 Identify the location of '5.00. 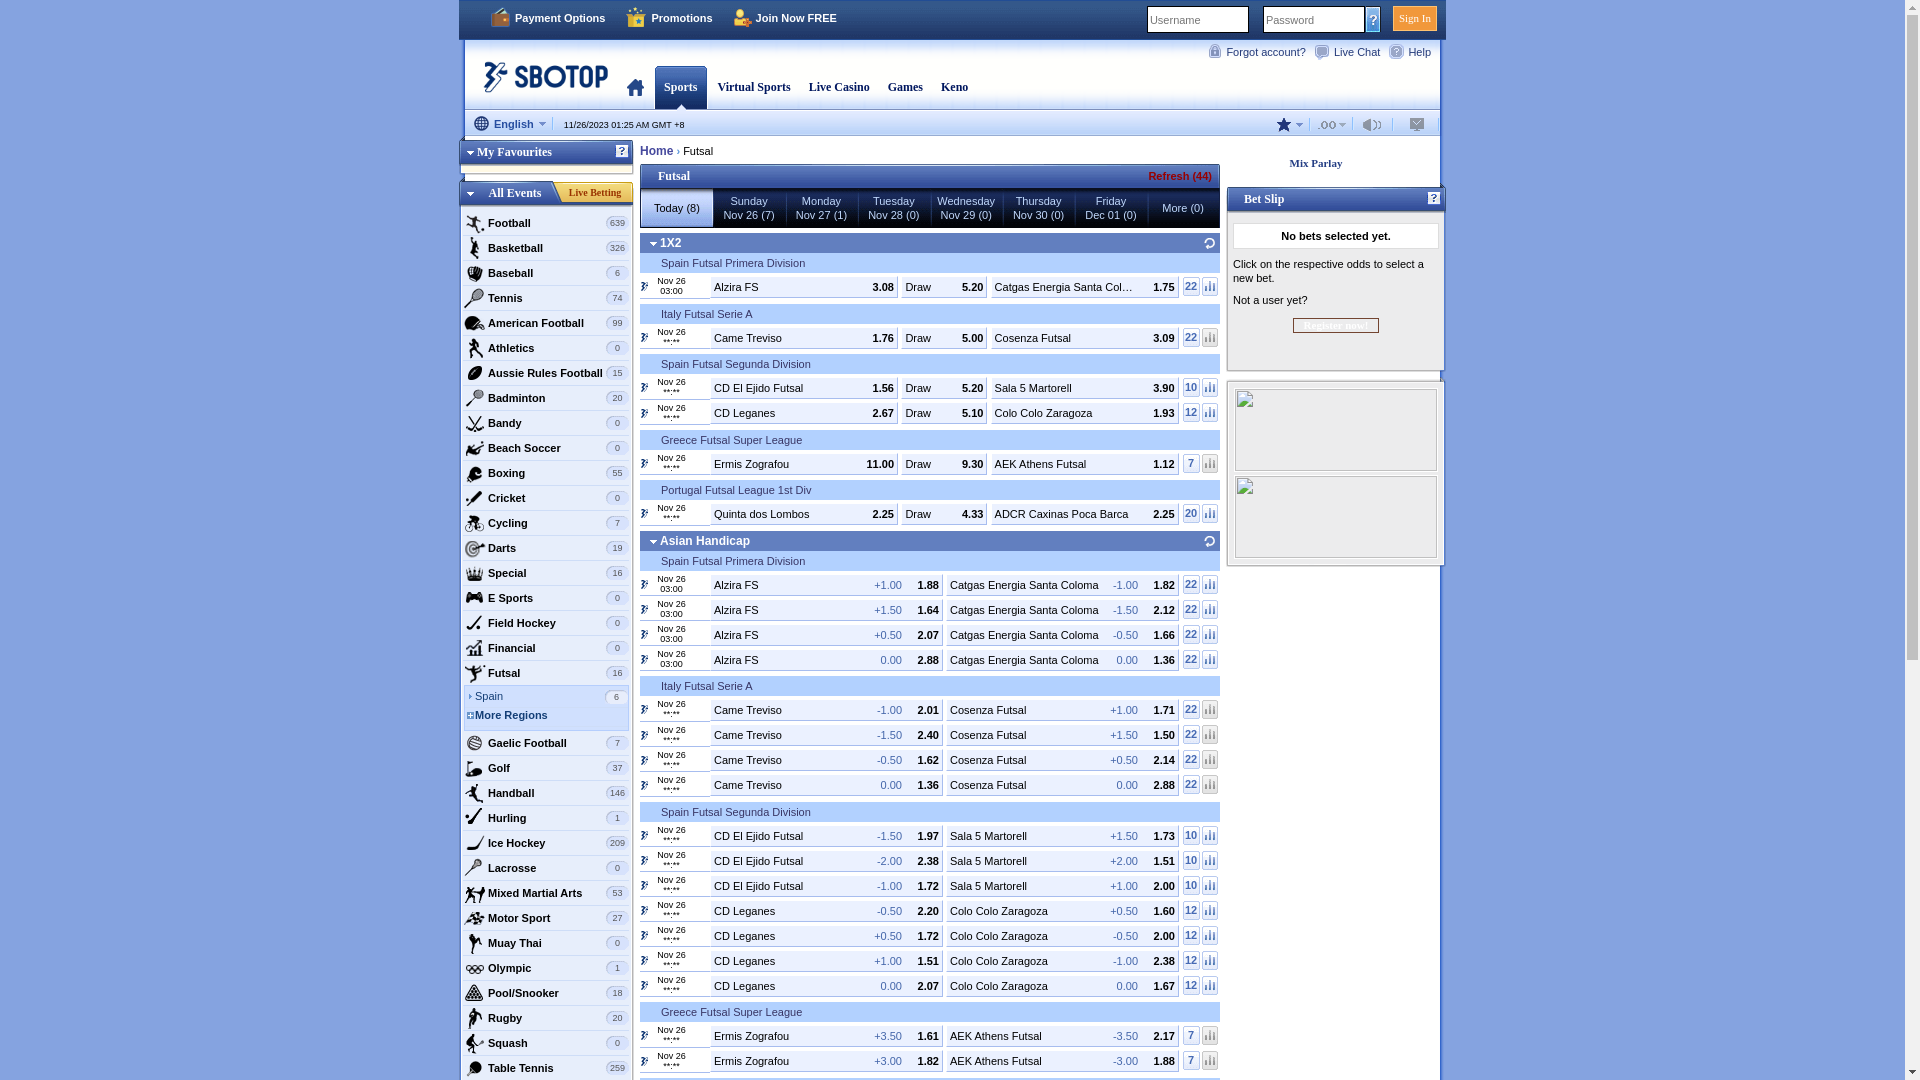
(900, 335).